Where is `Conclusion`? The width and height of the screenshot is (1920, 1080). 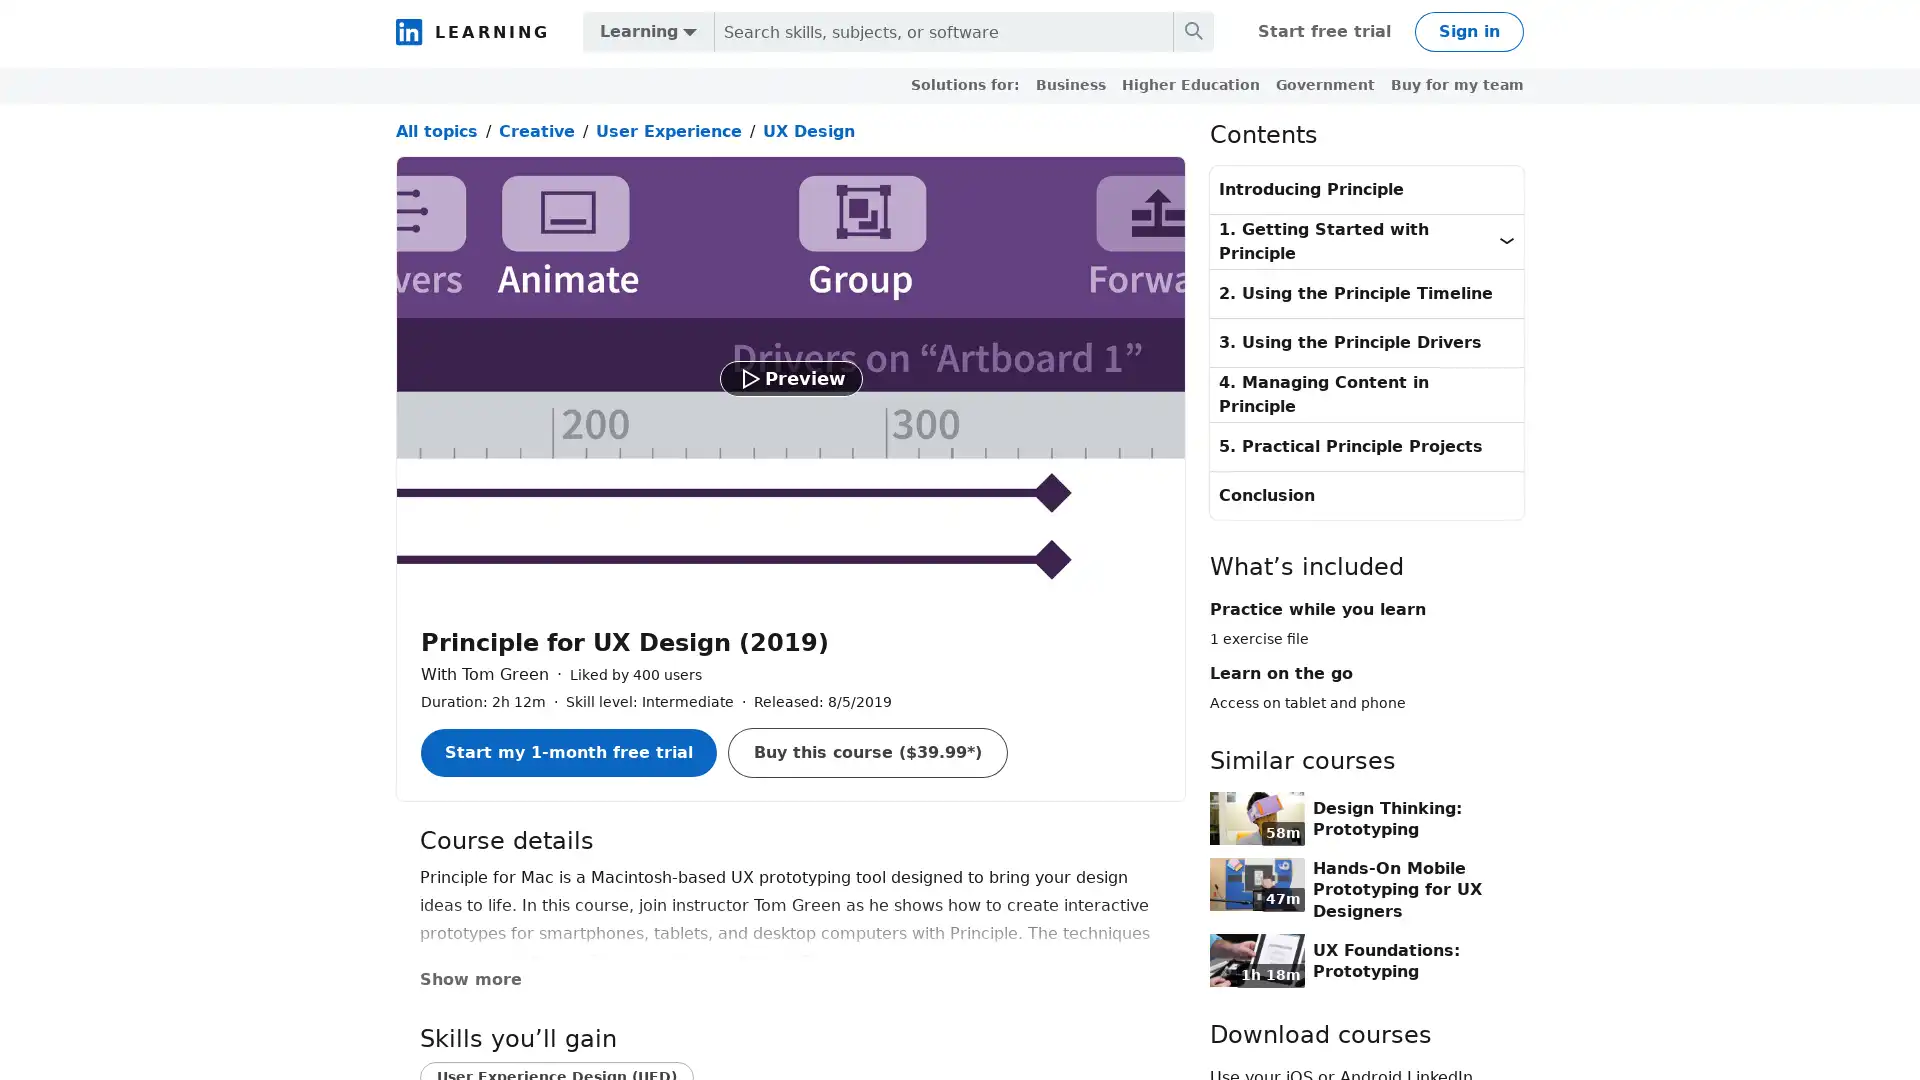 Conclusion is located at coordinates (1366, 494).